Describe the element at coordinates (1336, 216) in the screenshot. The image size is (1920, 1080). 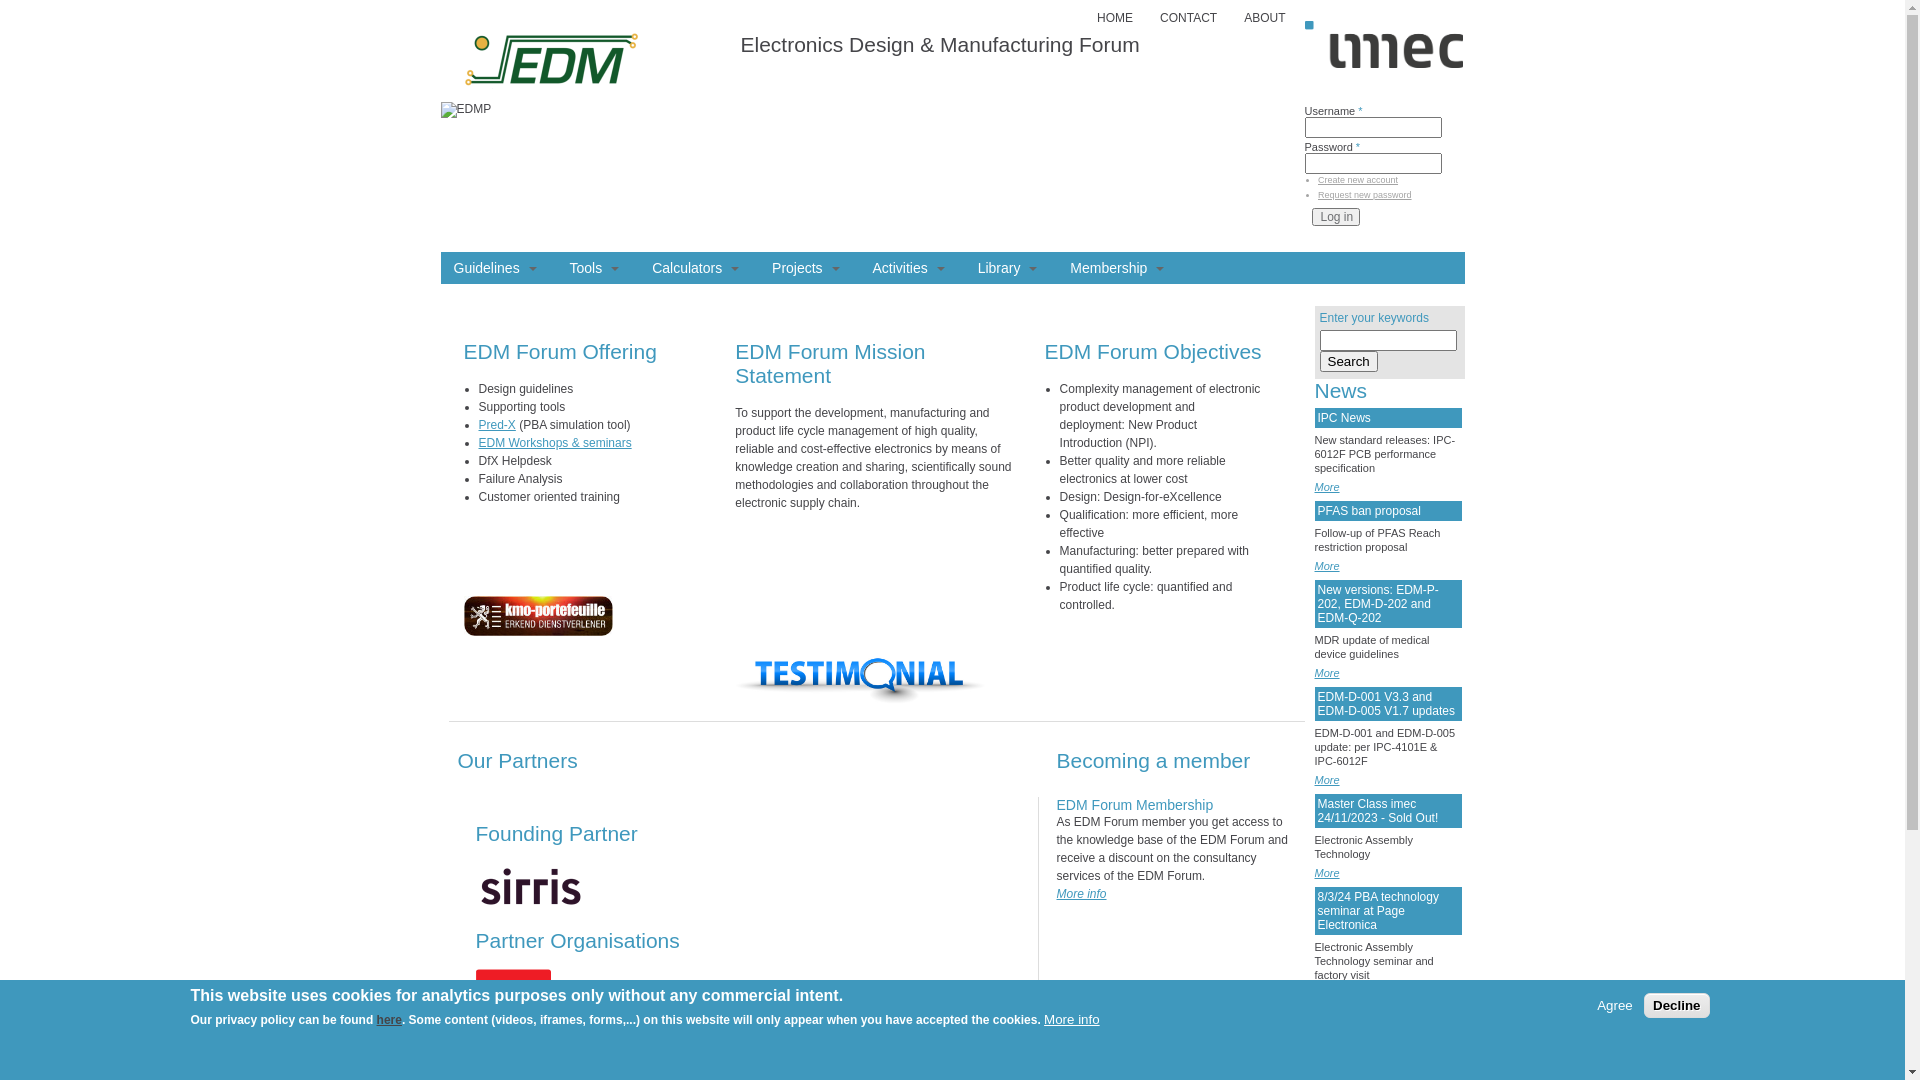
I see `'Log in'` at that location.